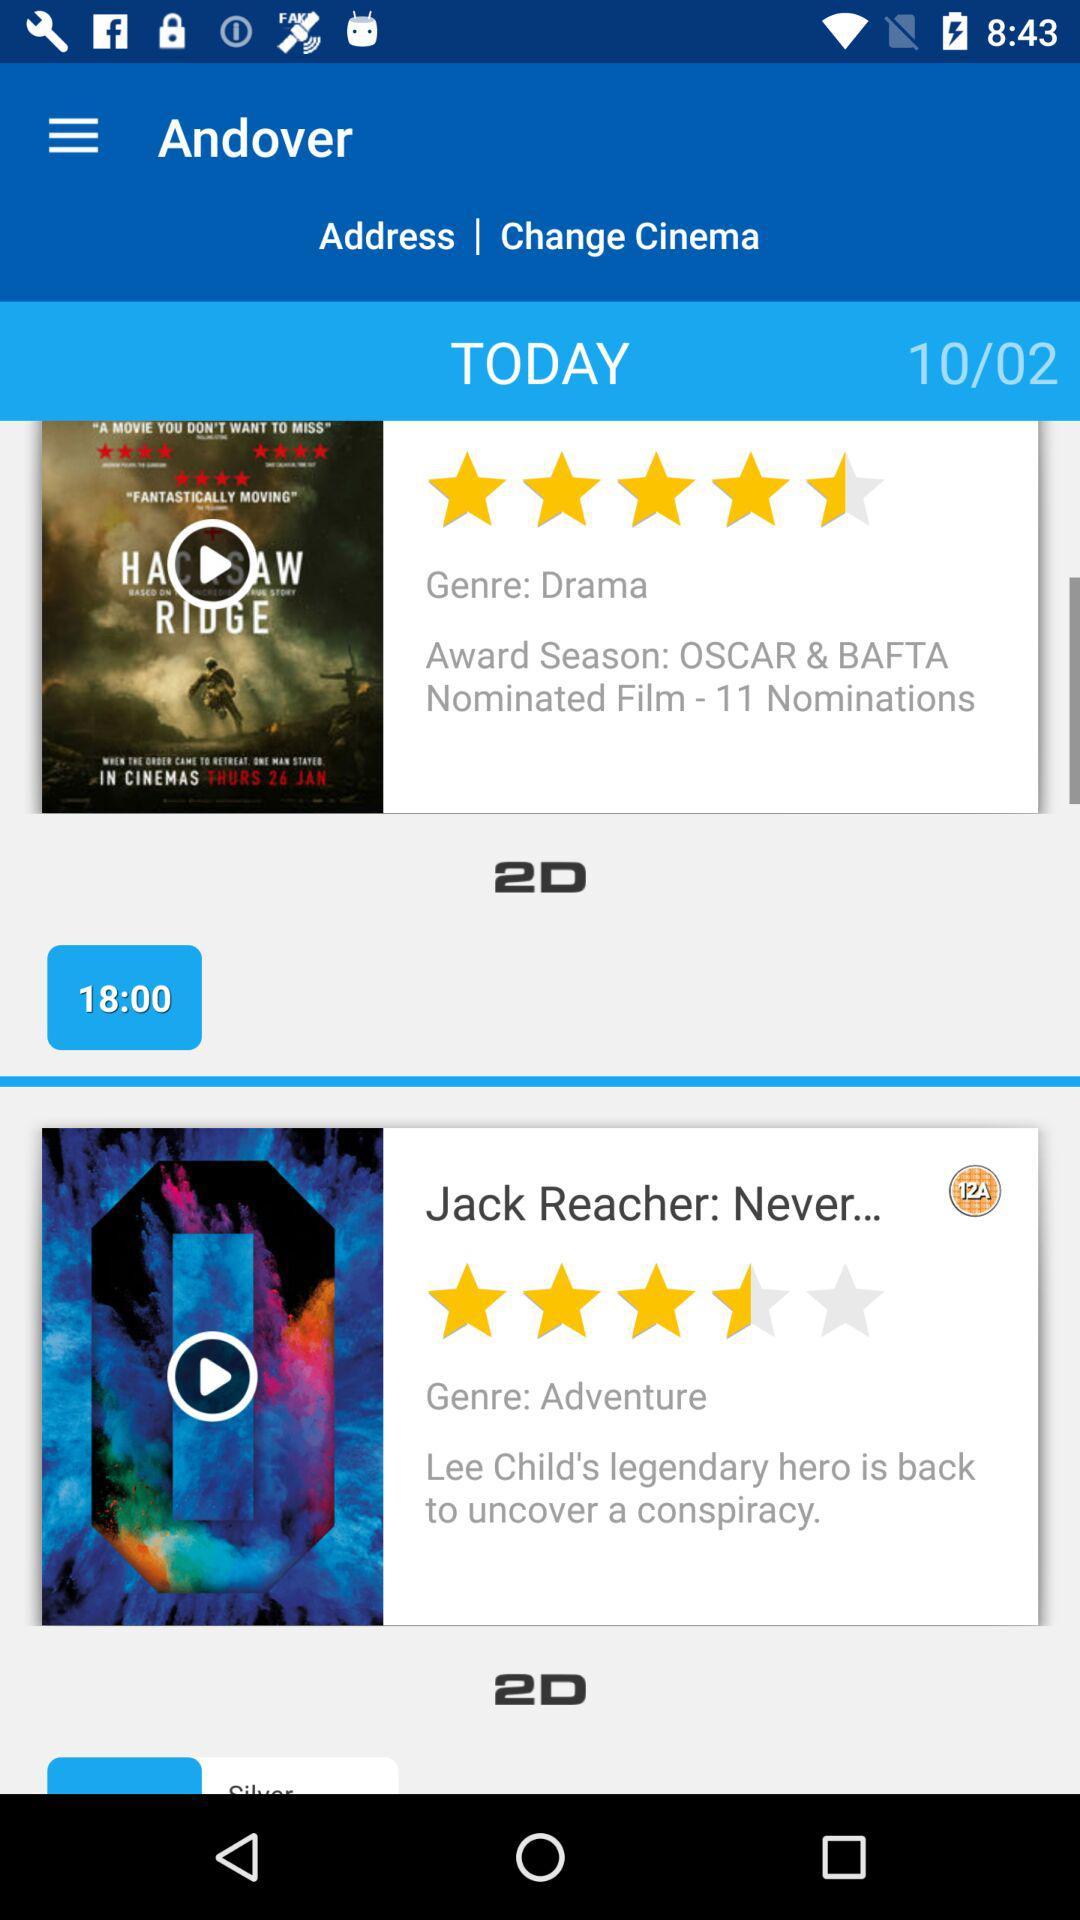  Describe the element at coordinates (630, 254) in the screenshot. I see `item above today` at that location.